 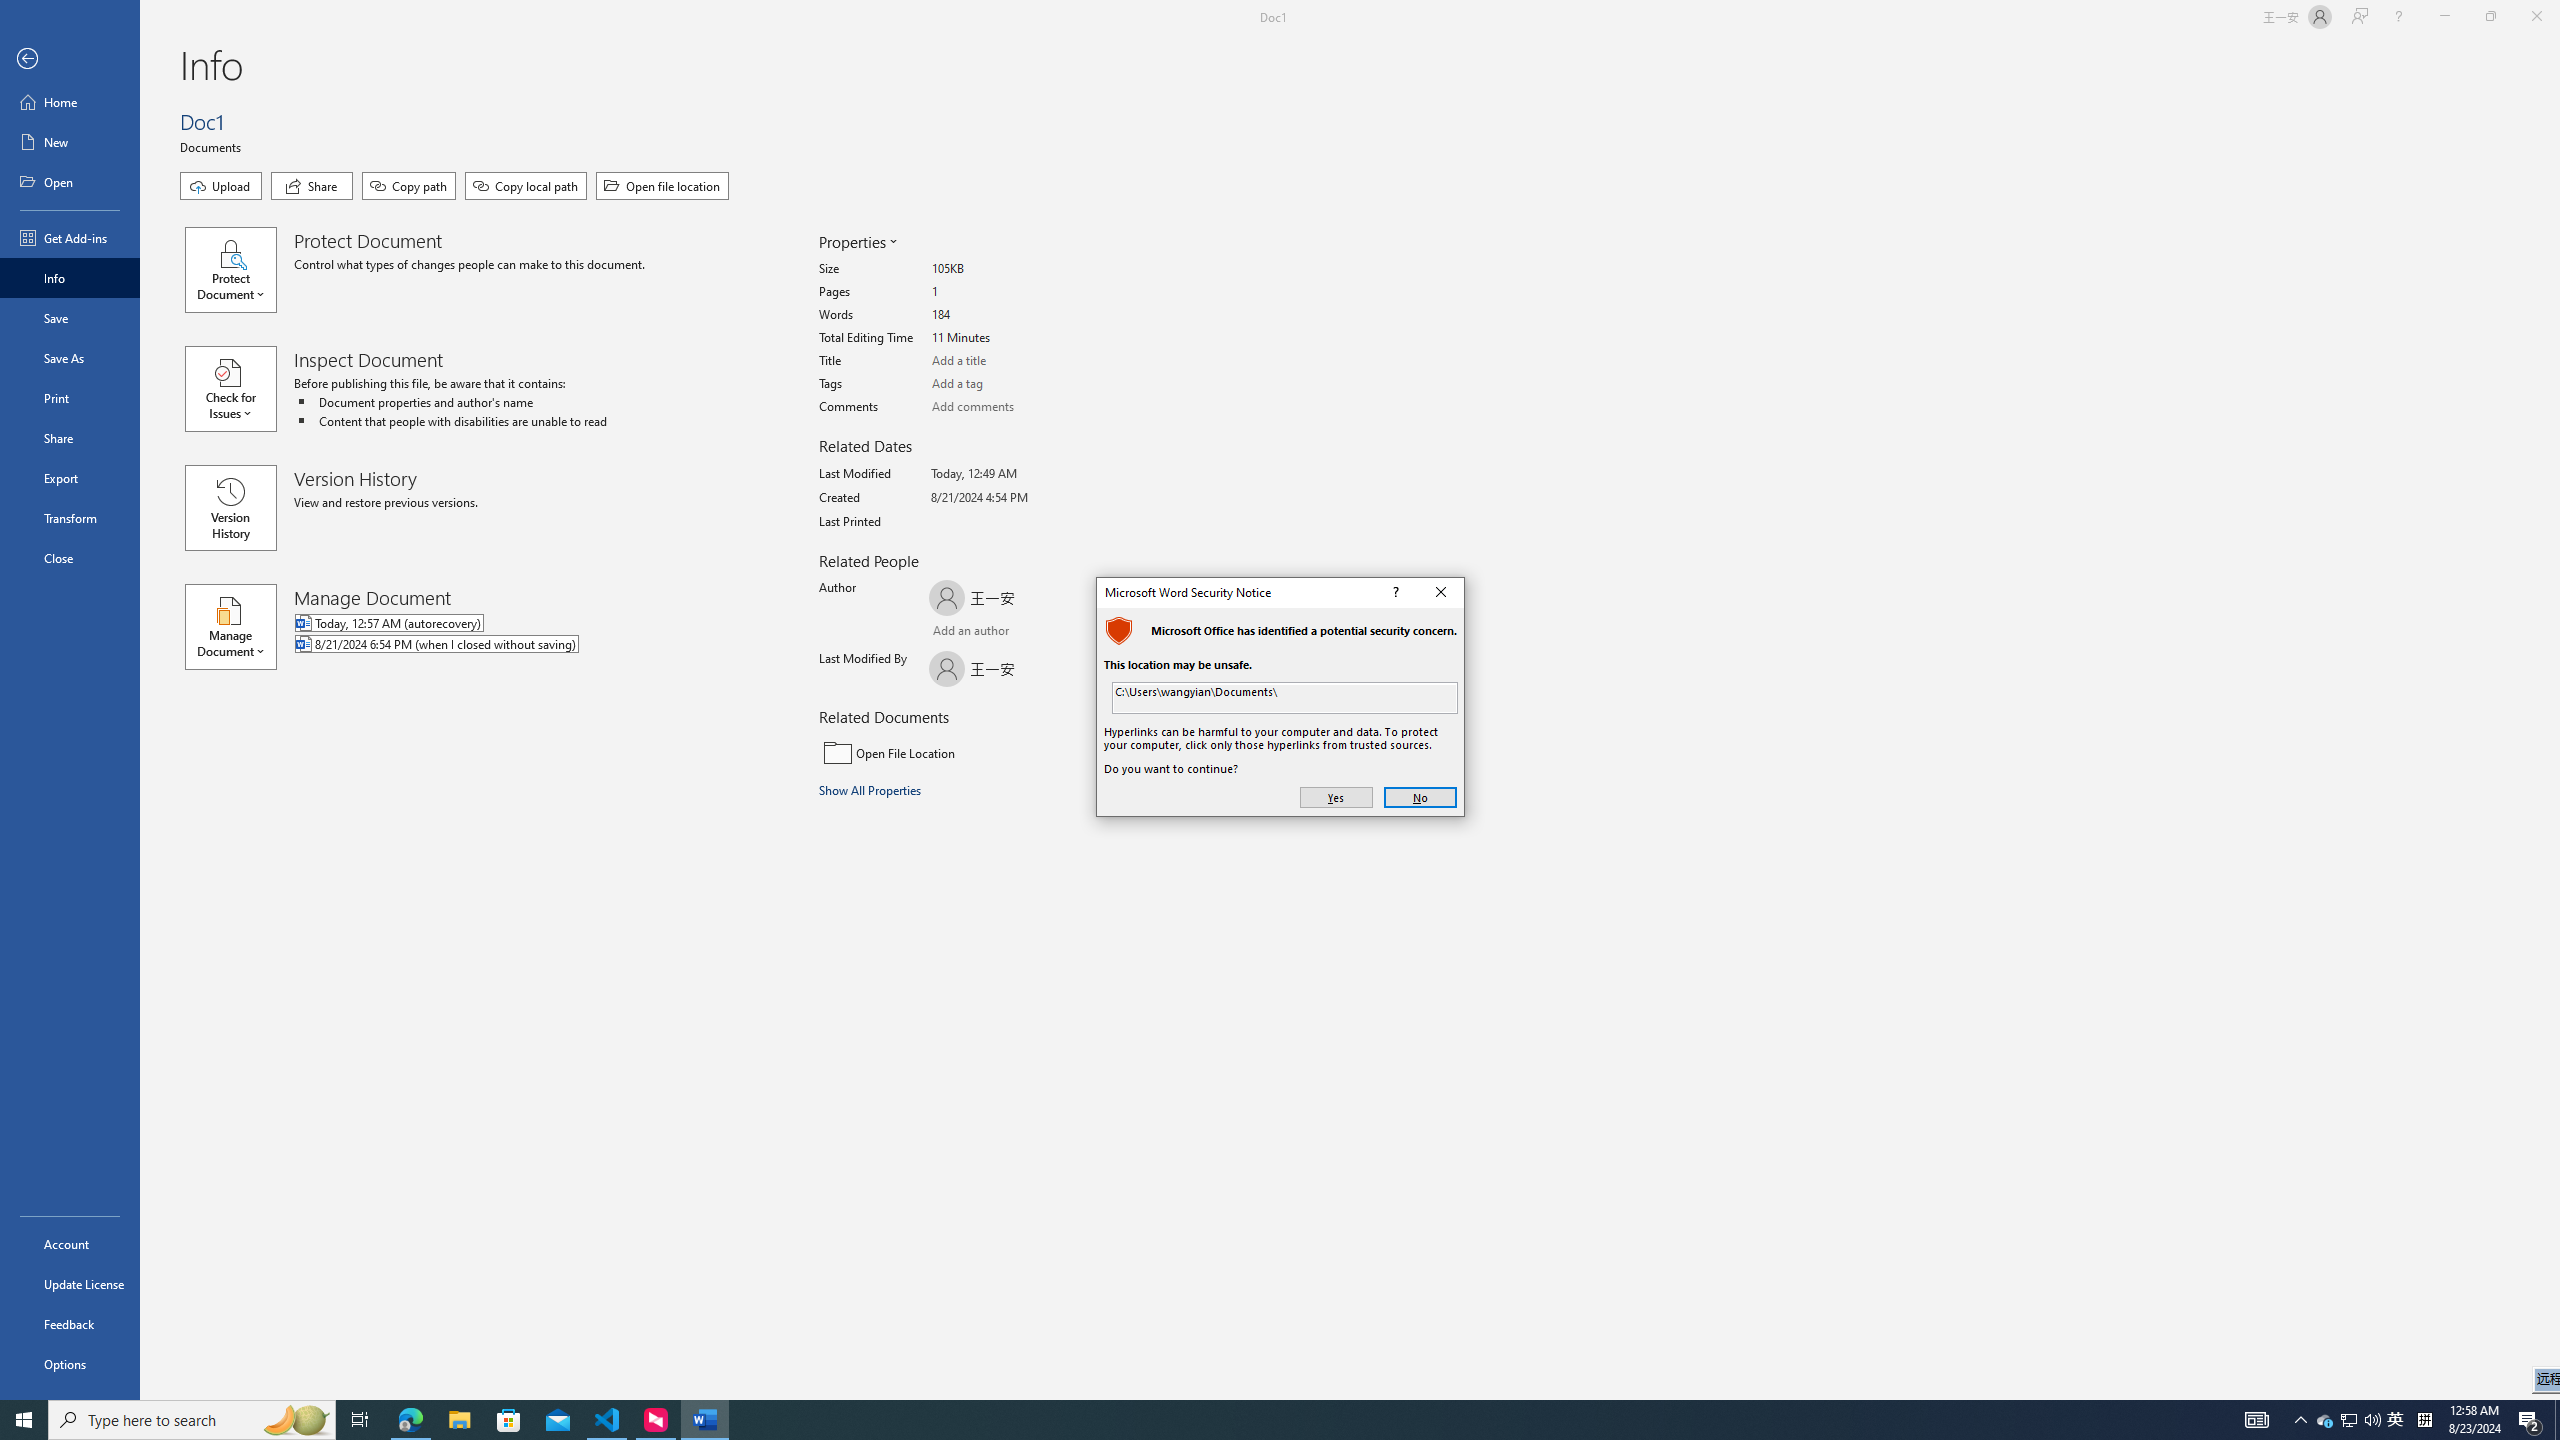 What do you see at coordinates (69, 180) in the screenshot?
I see `'Open'` at bounding box center [69, 180].